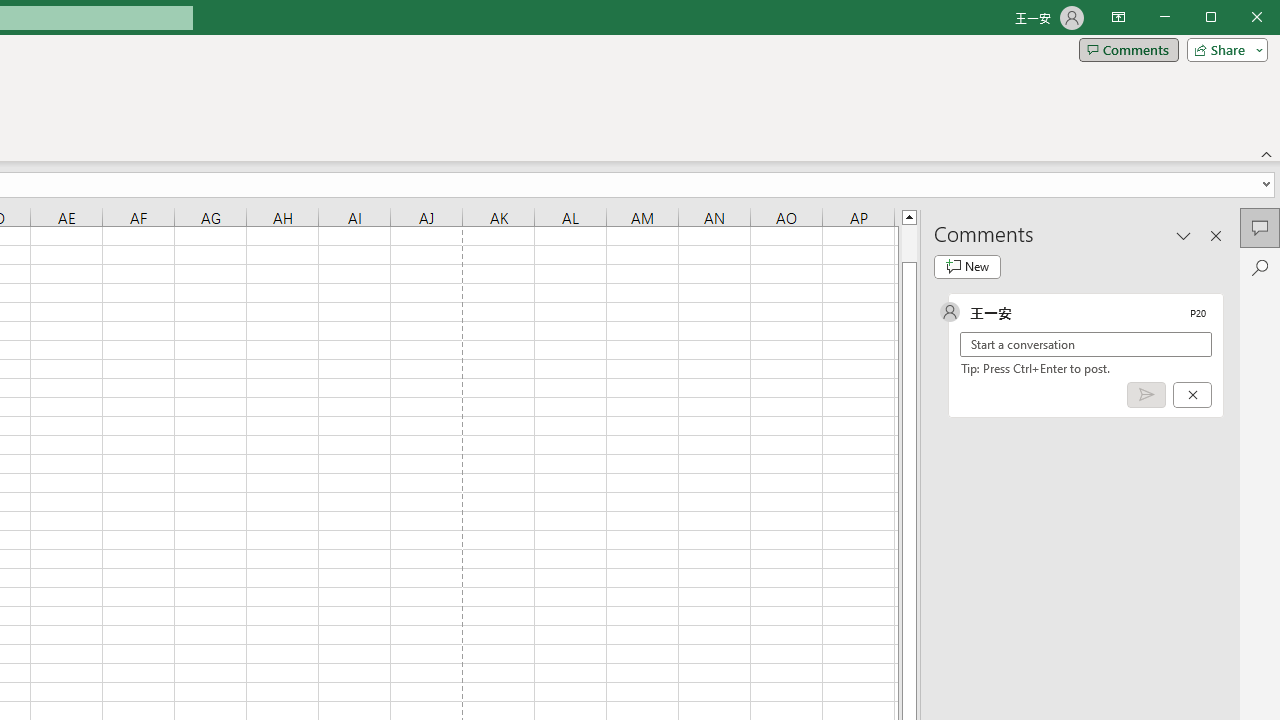  What do you see at coordinates (1238, 19) in the screenshot?
I see `'Maximize'` at bounding box center [1238, 19].